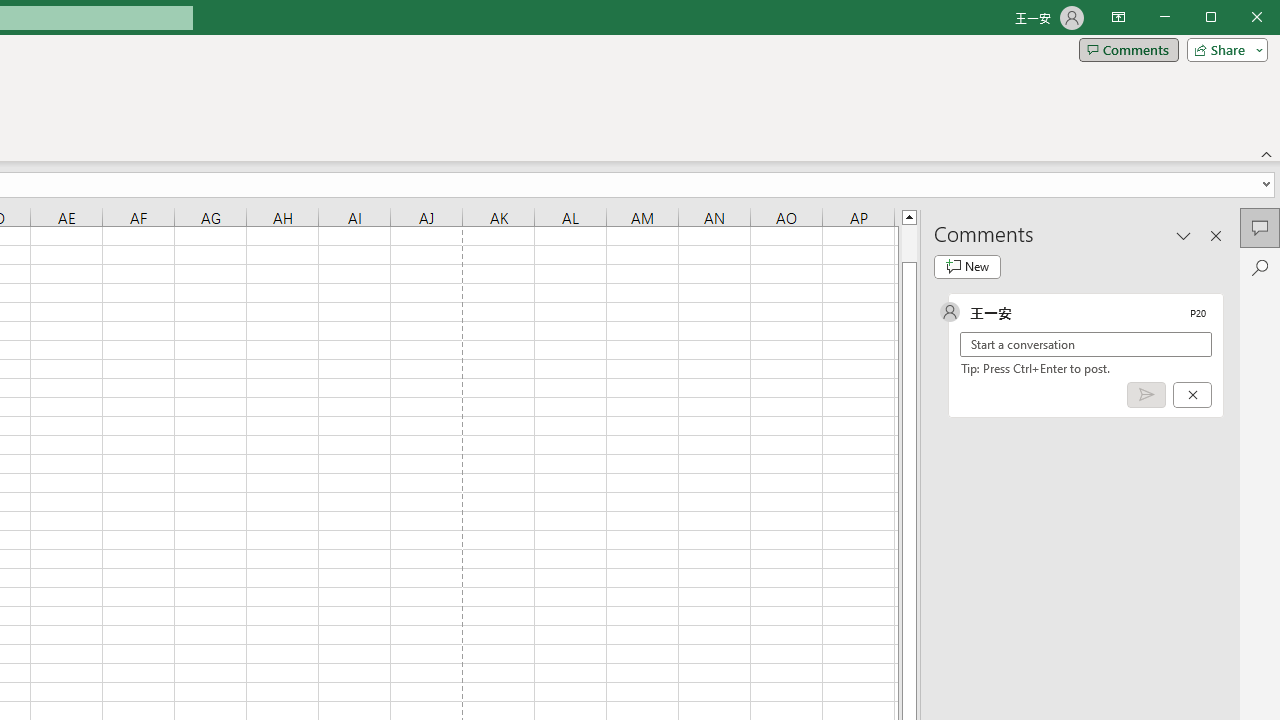  What do you see at coordinates (1238, 19) in the screenshot?
I see `'Maximize'` at bounding box center [1238, 19].